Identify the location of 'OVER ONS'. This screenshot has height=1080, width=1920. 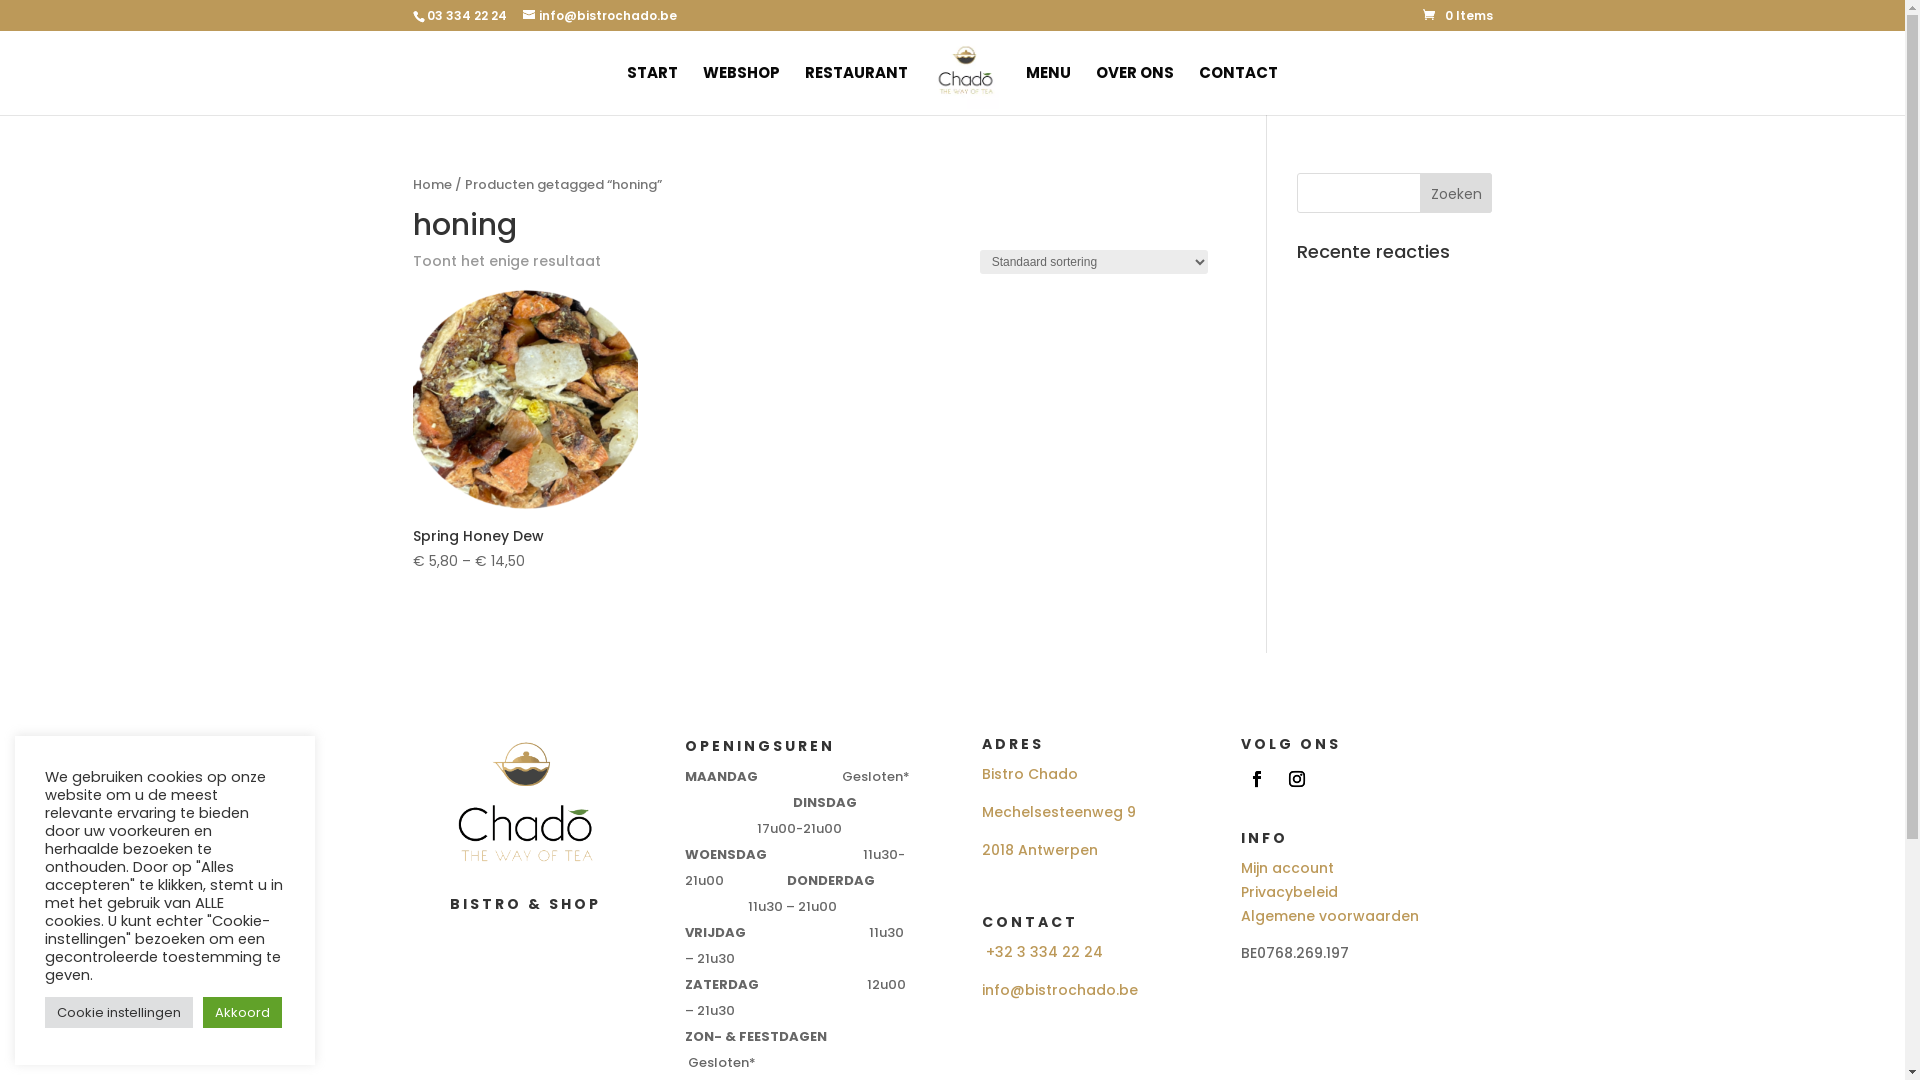
(1134, 90).